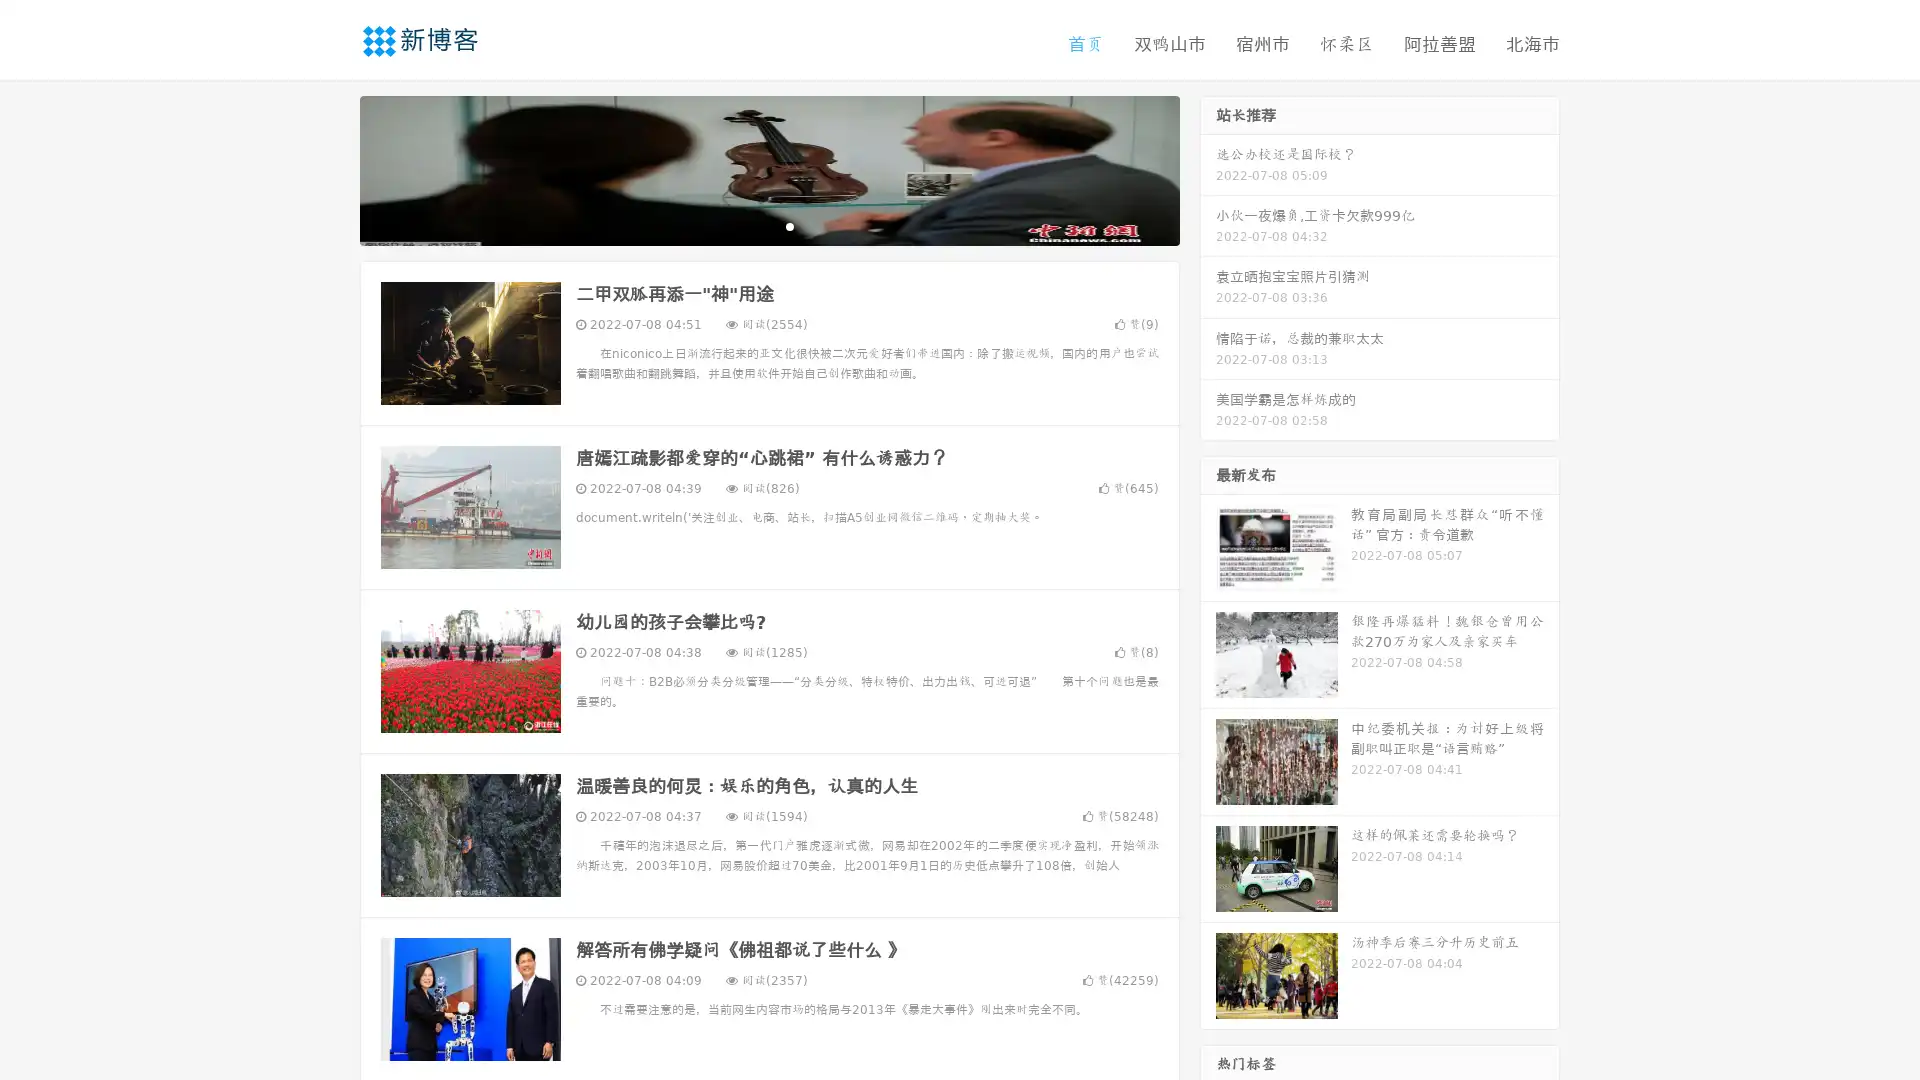  I want to click on Previous slide, so click(330, 168).